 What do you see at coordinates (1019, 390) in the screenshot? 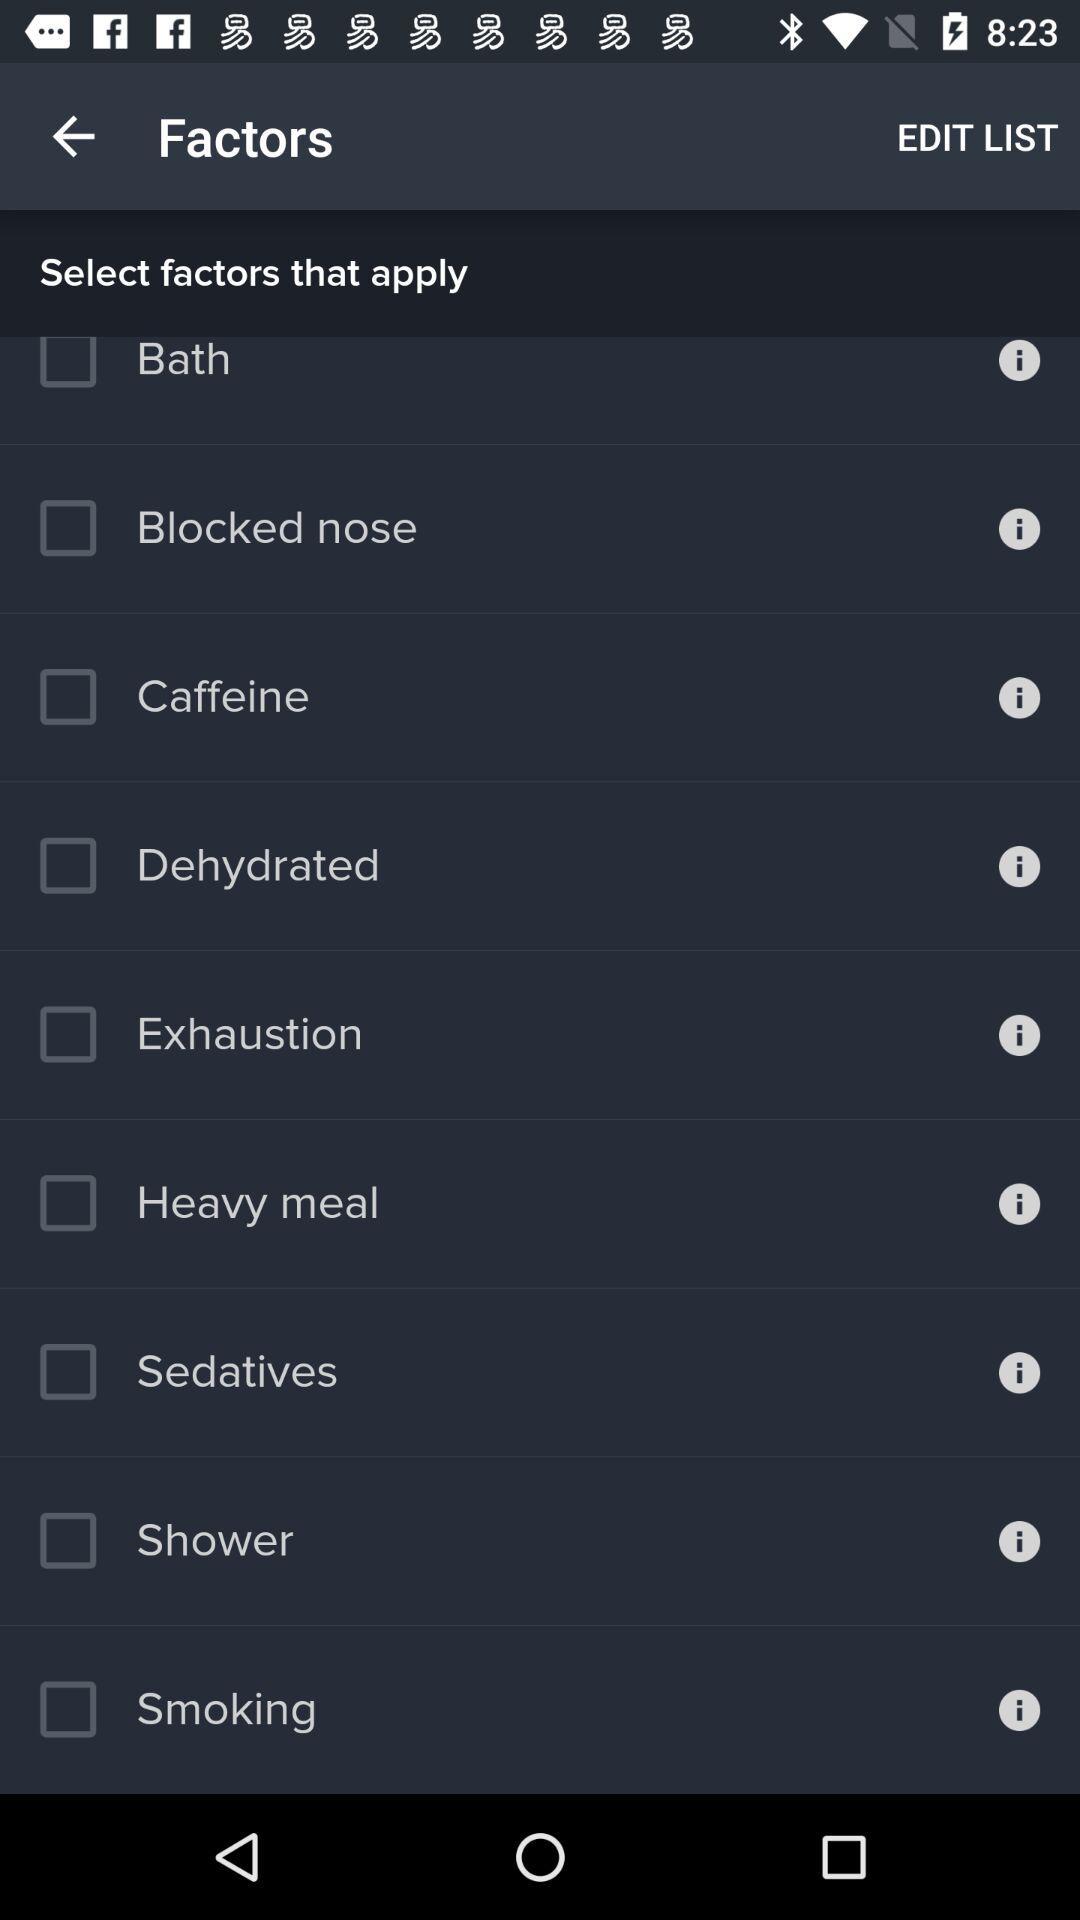
I see `more info` at bounding box center [1019, 390].